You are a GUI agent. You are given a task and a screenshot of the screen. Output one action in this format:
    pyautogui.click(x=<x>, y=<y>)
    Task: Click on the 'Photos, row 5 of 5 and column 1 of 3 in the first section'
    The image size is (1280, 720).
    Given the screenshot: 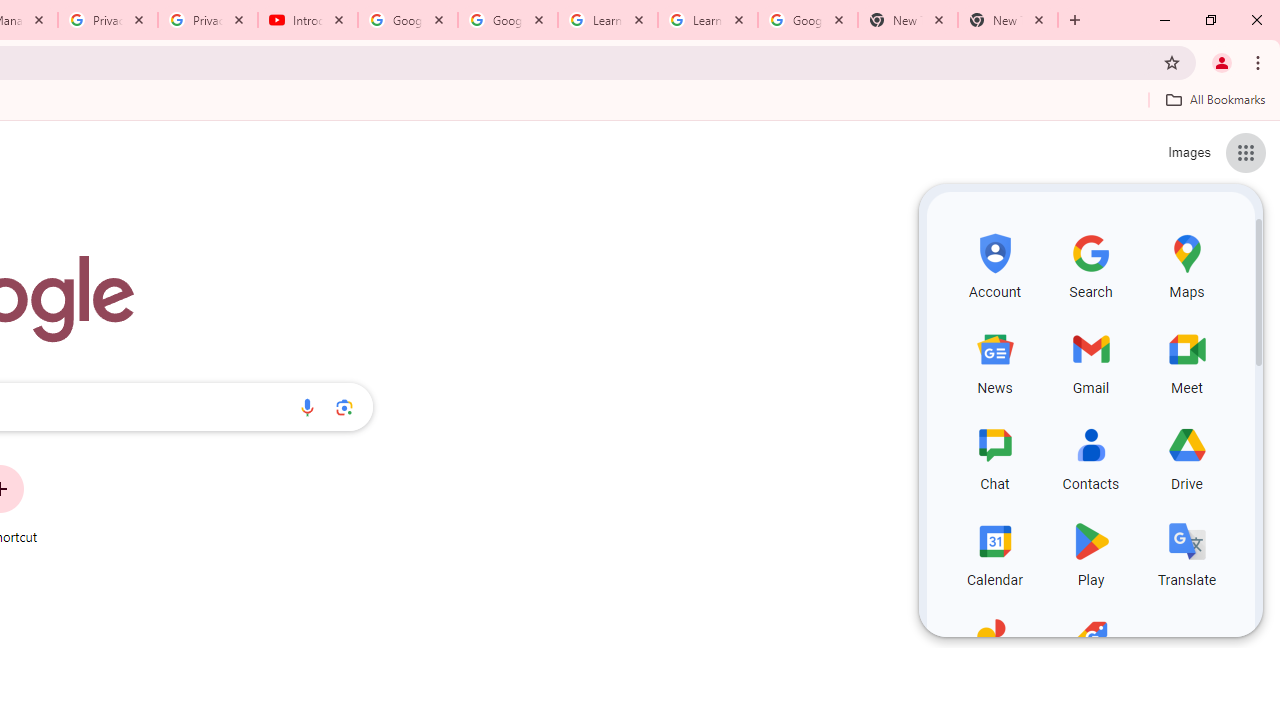 What is the action you would take?
    pyautogui.click(x=995, y=648)
    